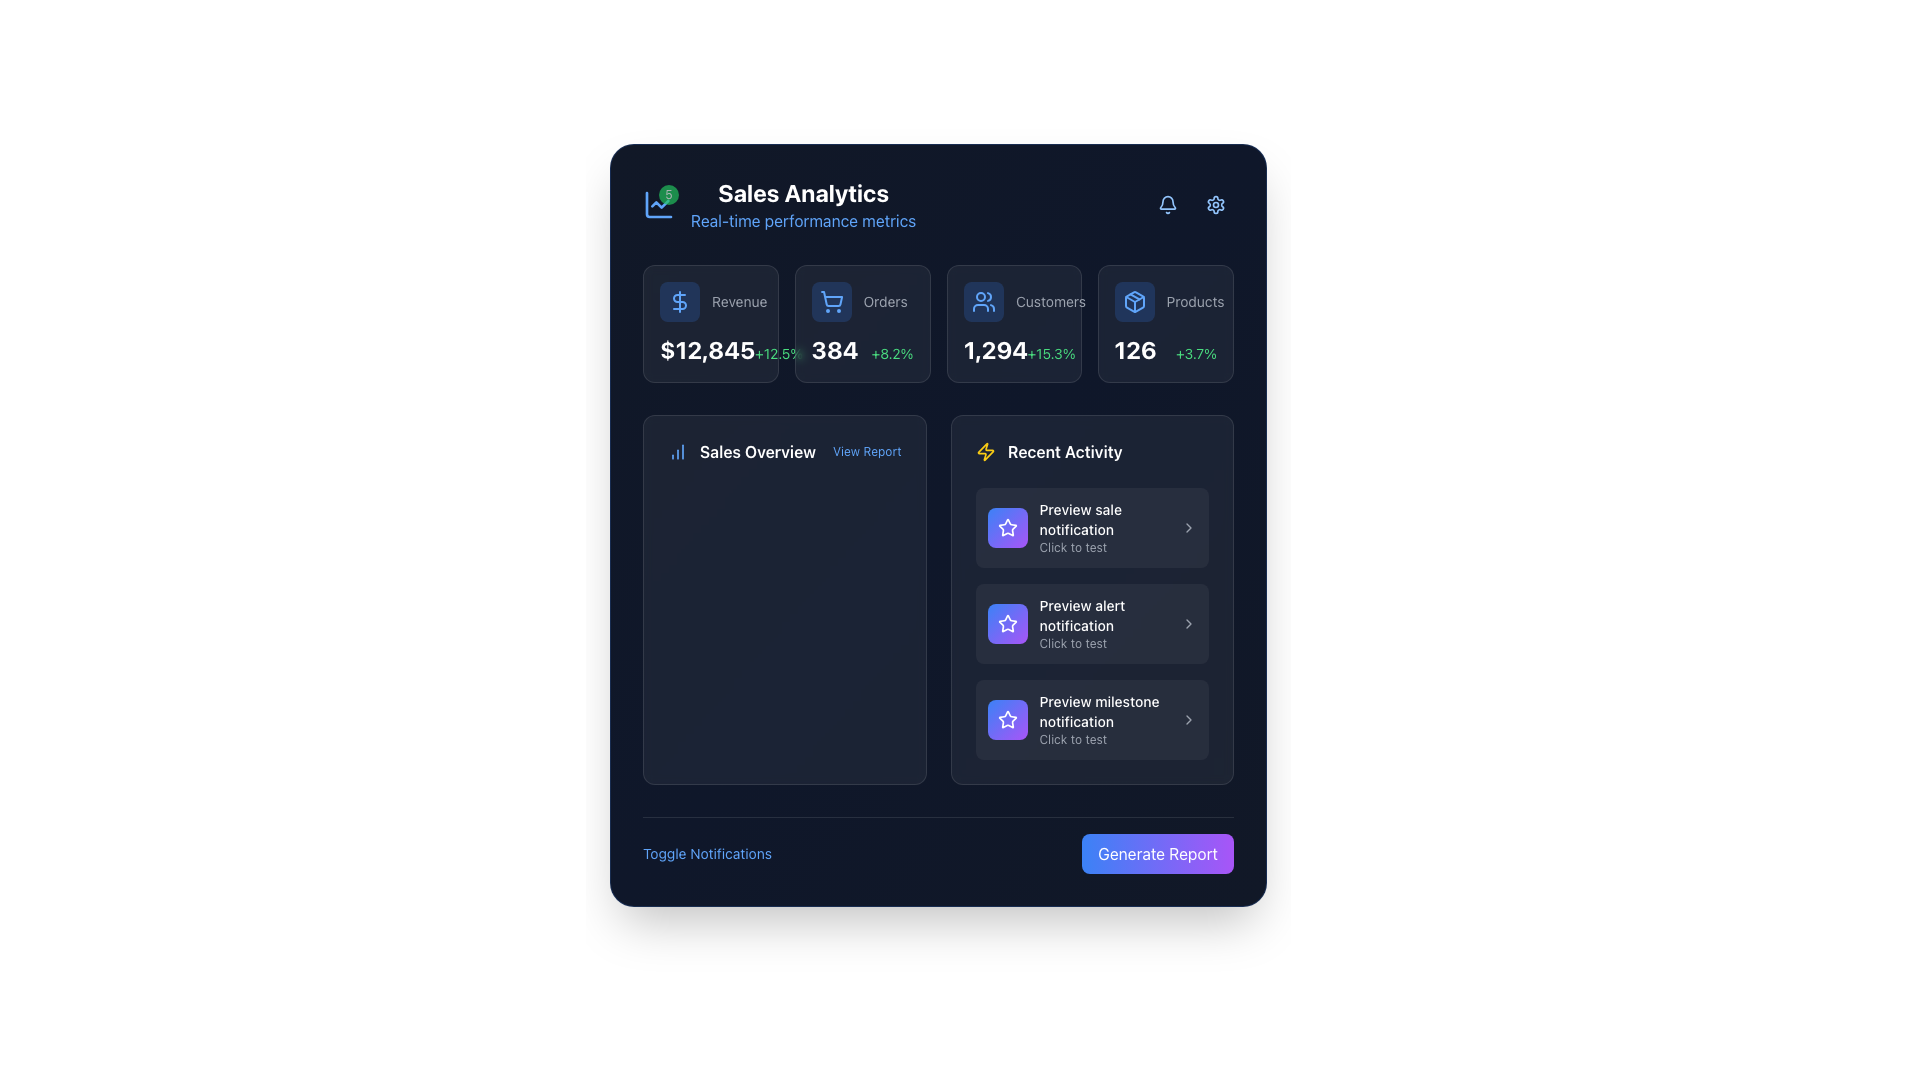 Image resolution: width=1920 pixels, height=1080 pixels. I want to click on the numeric value display indicating total orders, located in the header section of the dashboard under the 'Orders' label, so click(835, 349).